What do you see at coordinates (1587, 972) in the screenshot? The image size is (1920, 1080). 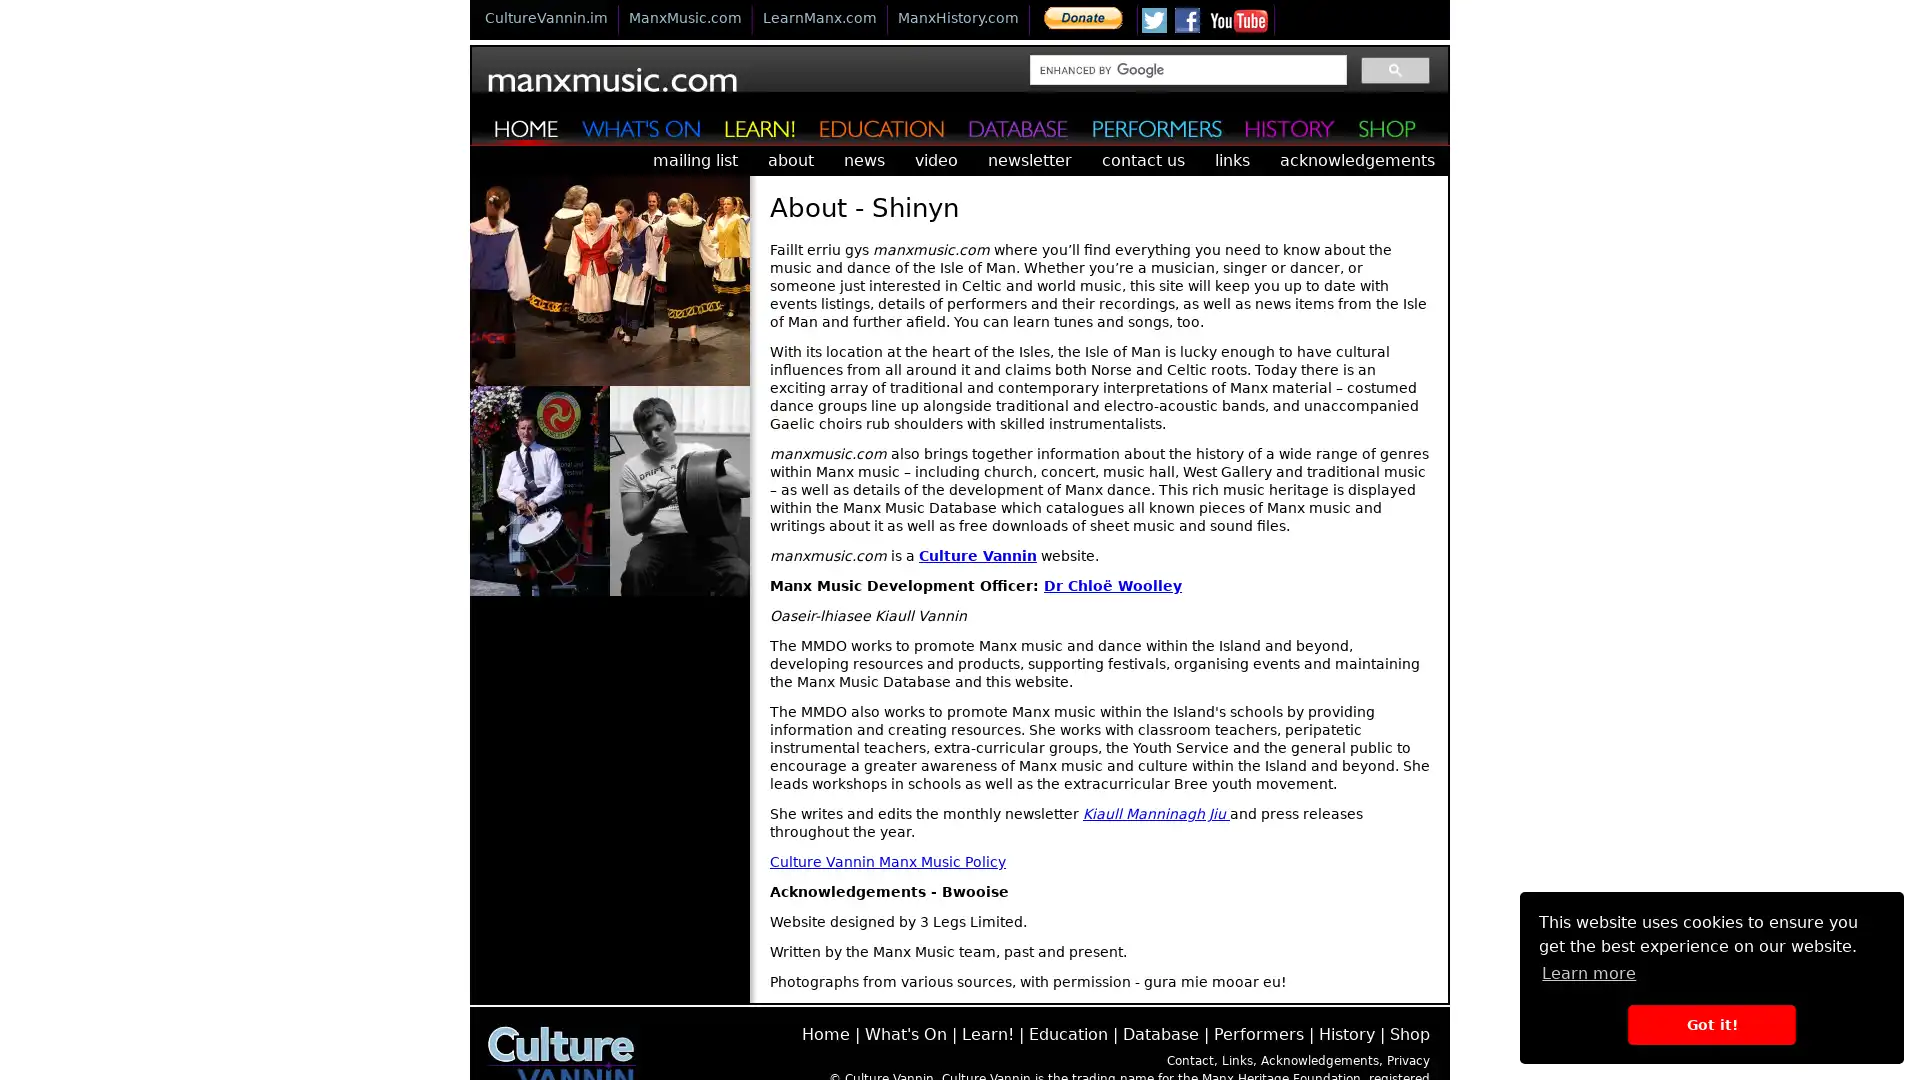 I see `learn more about cookies` at bounding box center [1587, 972].